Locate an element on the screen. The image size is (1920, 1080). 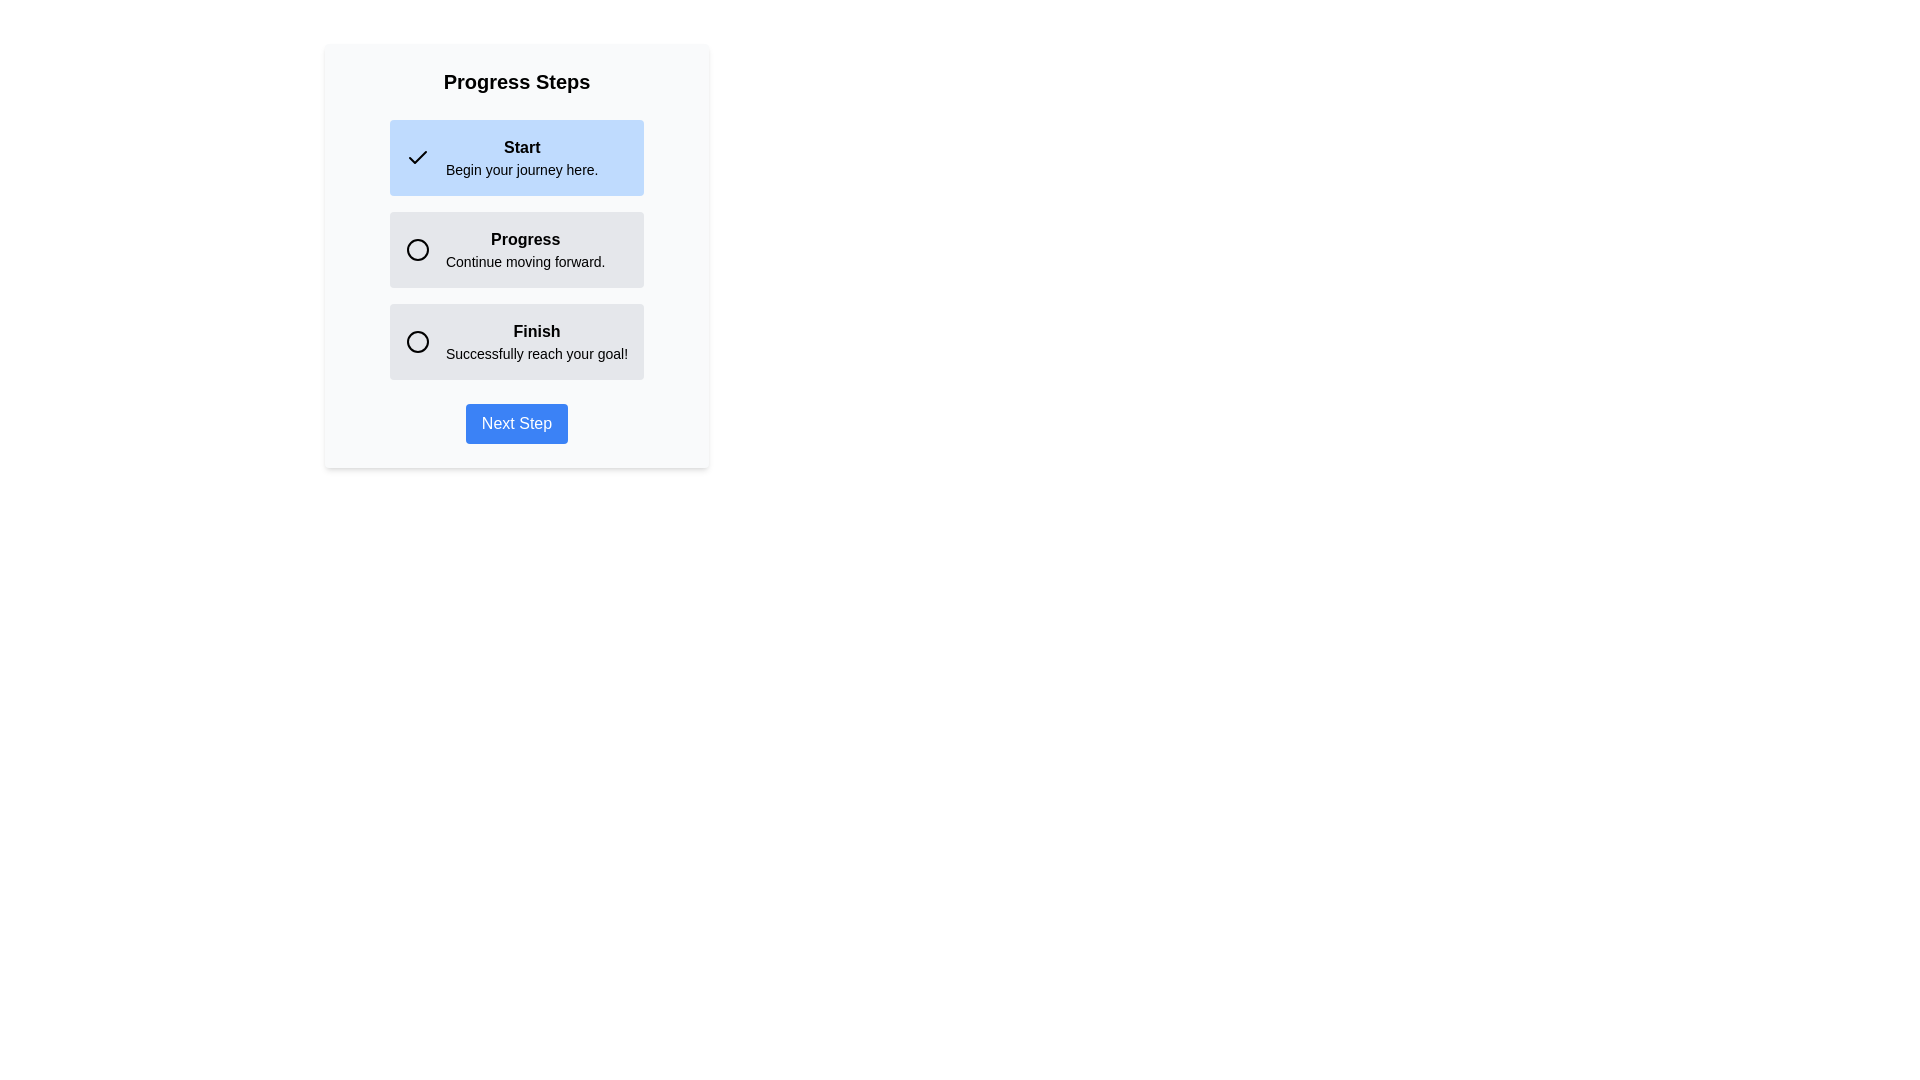
the Text Label providing descriptive information about the 'Progress' step, located directly below the 'Progress' title is located at coordinates (525, 261).